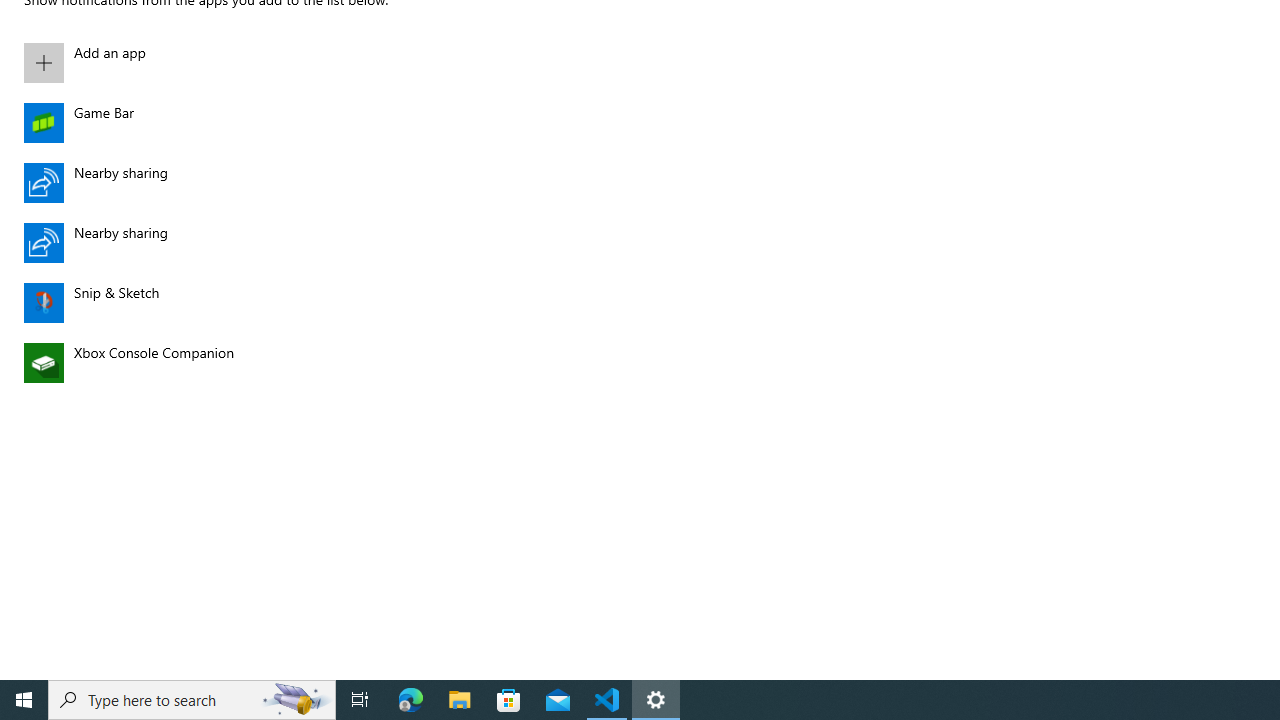  What do you see at coordinates (459, 698) in the screenshot?
I see `'File Explorer'` at bounding box center [459, 698].